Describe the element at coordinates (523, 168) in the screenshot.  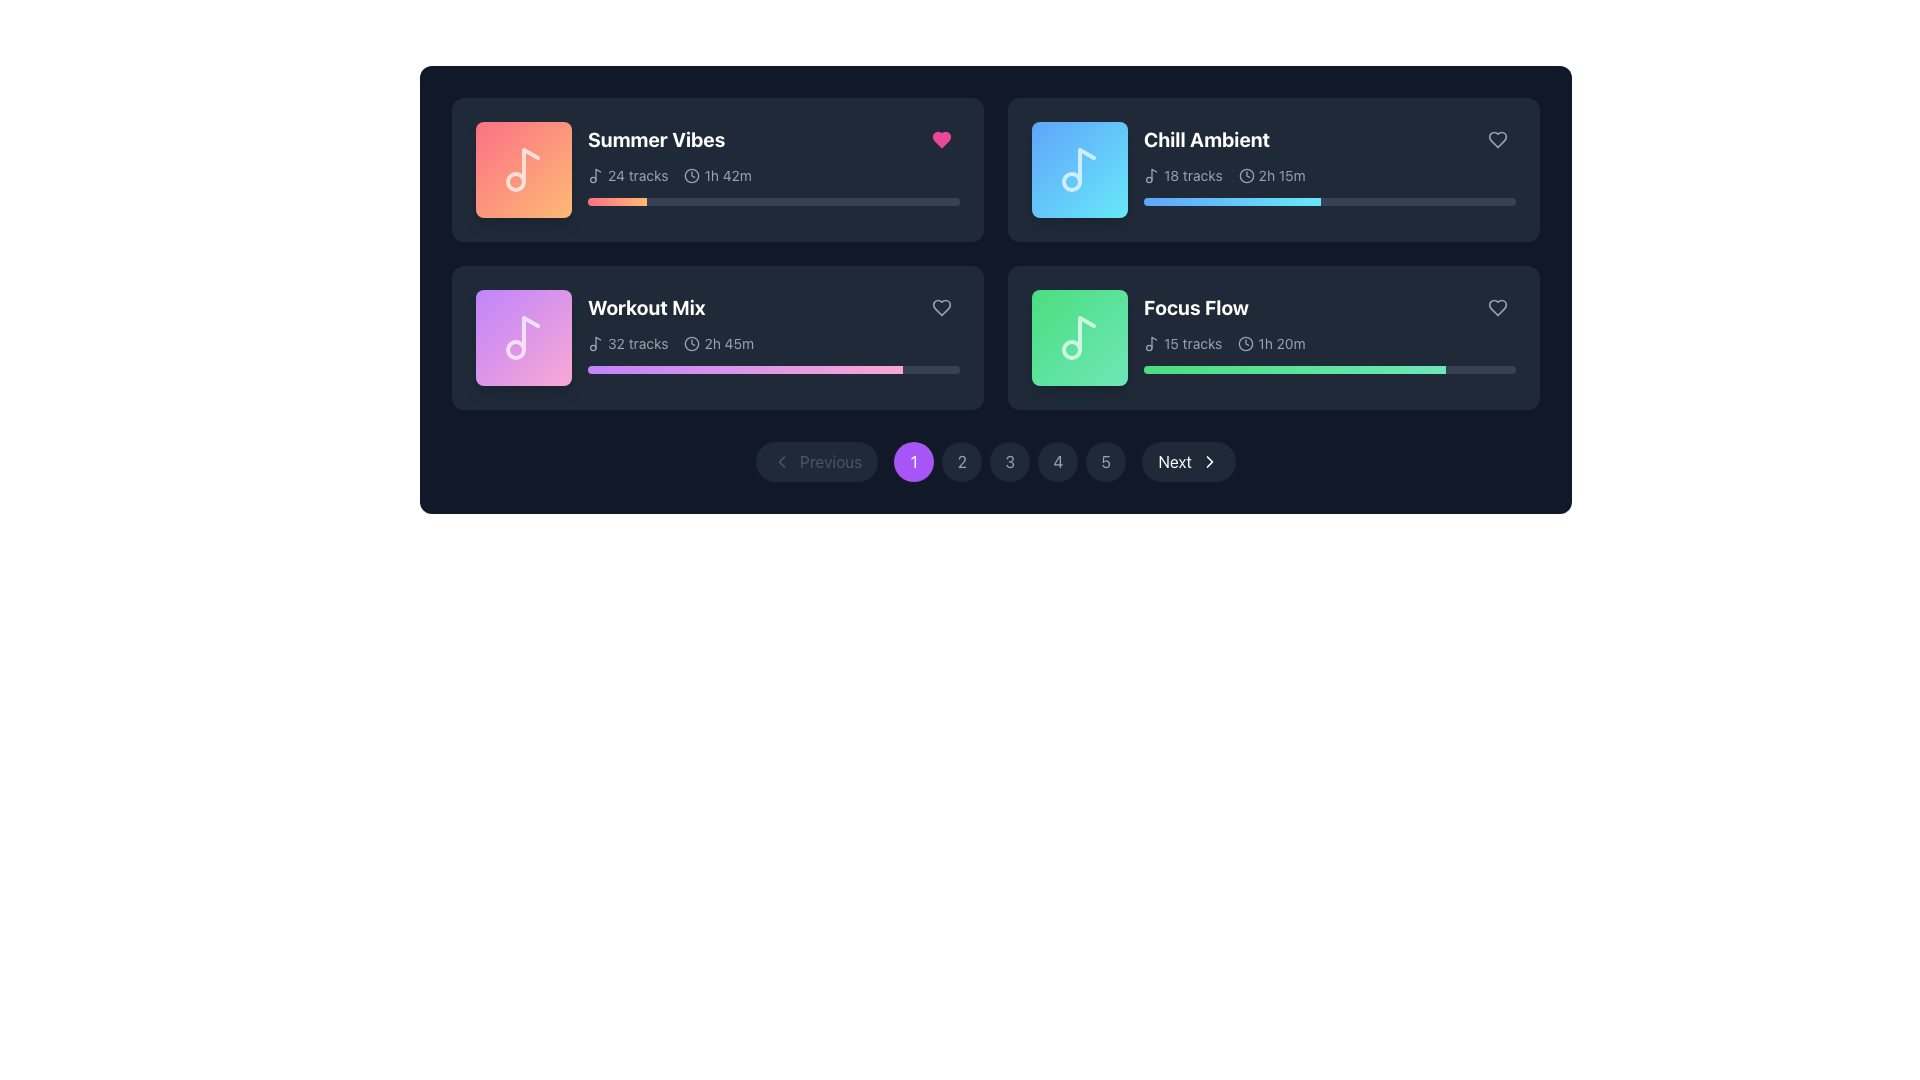
I see `the music-related card icon located in the top-left corner of the grid` at that location.